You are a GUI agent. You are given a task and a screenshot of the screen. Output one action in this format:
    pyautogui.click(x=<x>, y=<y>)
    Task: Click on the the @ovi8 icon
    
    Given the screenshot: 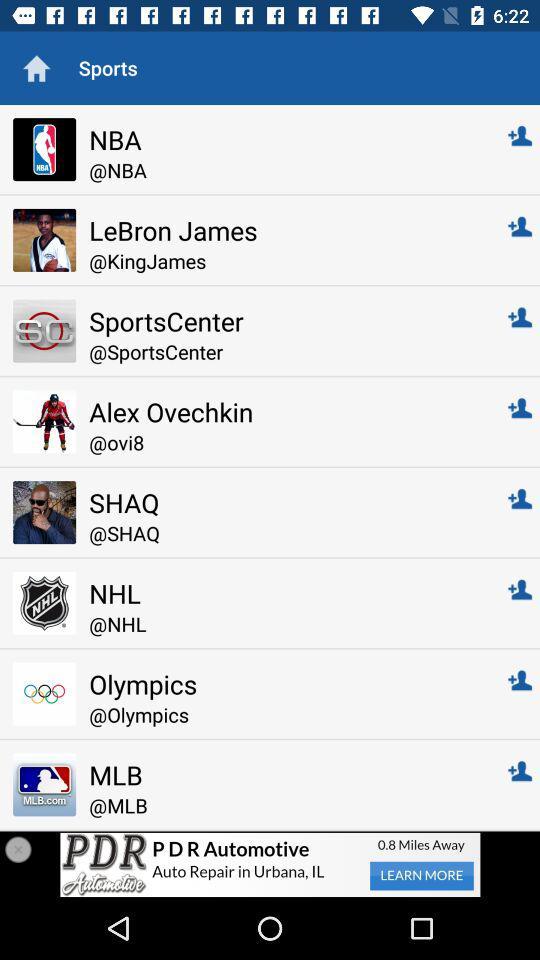 What is the action you would take?
    pyautogui.click(x=284, y=442)
    